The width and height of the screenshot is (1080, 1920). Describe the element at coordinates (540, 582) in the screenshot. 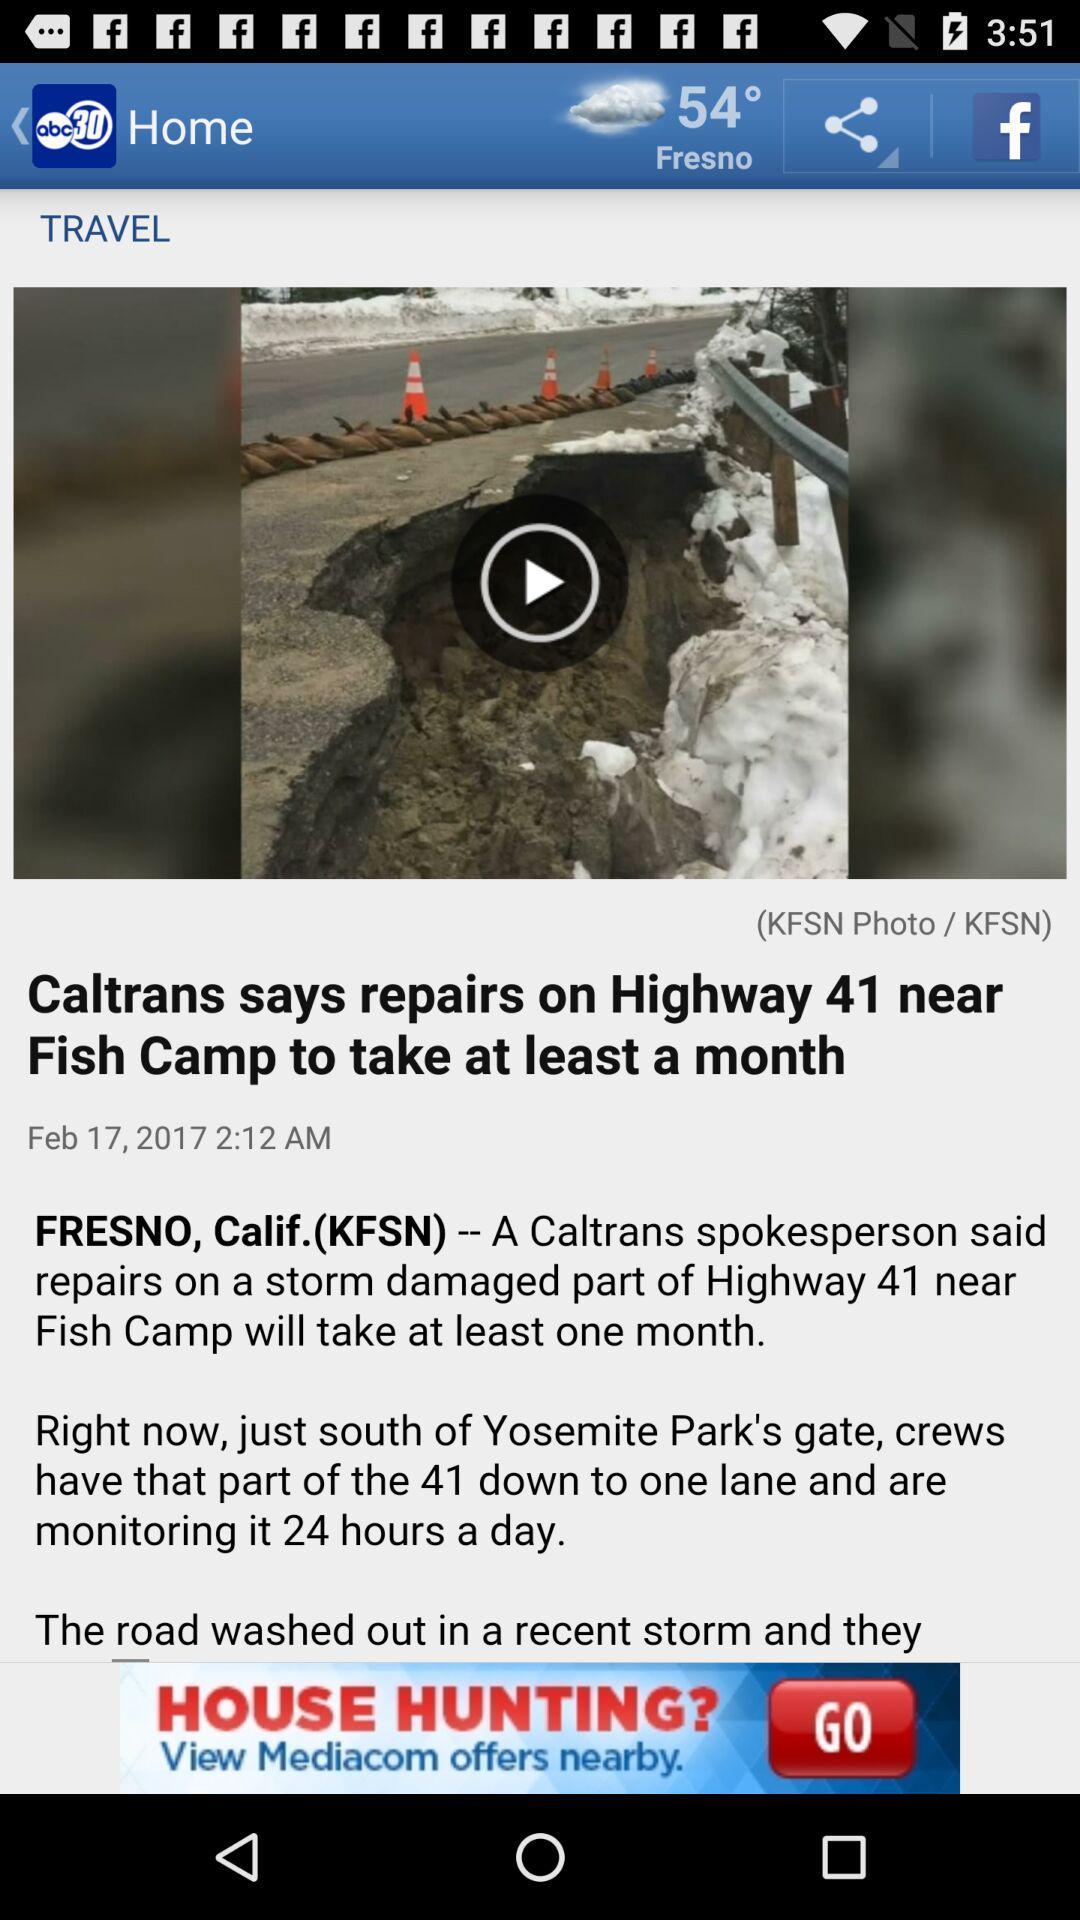

I see `the video` at that location.